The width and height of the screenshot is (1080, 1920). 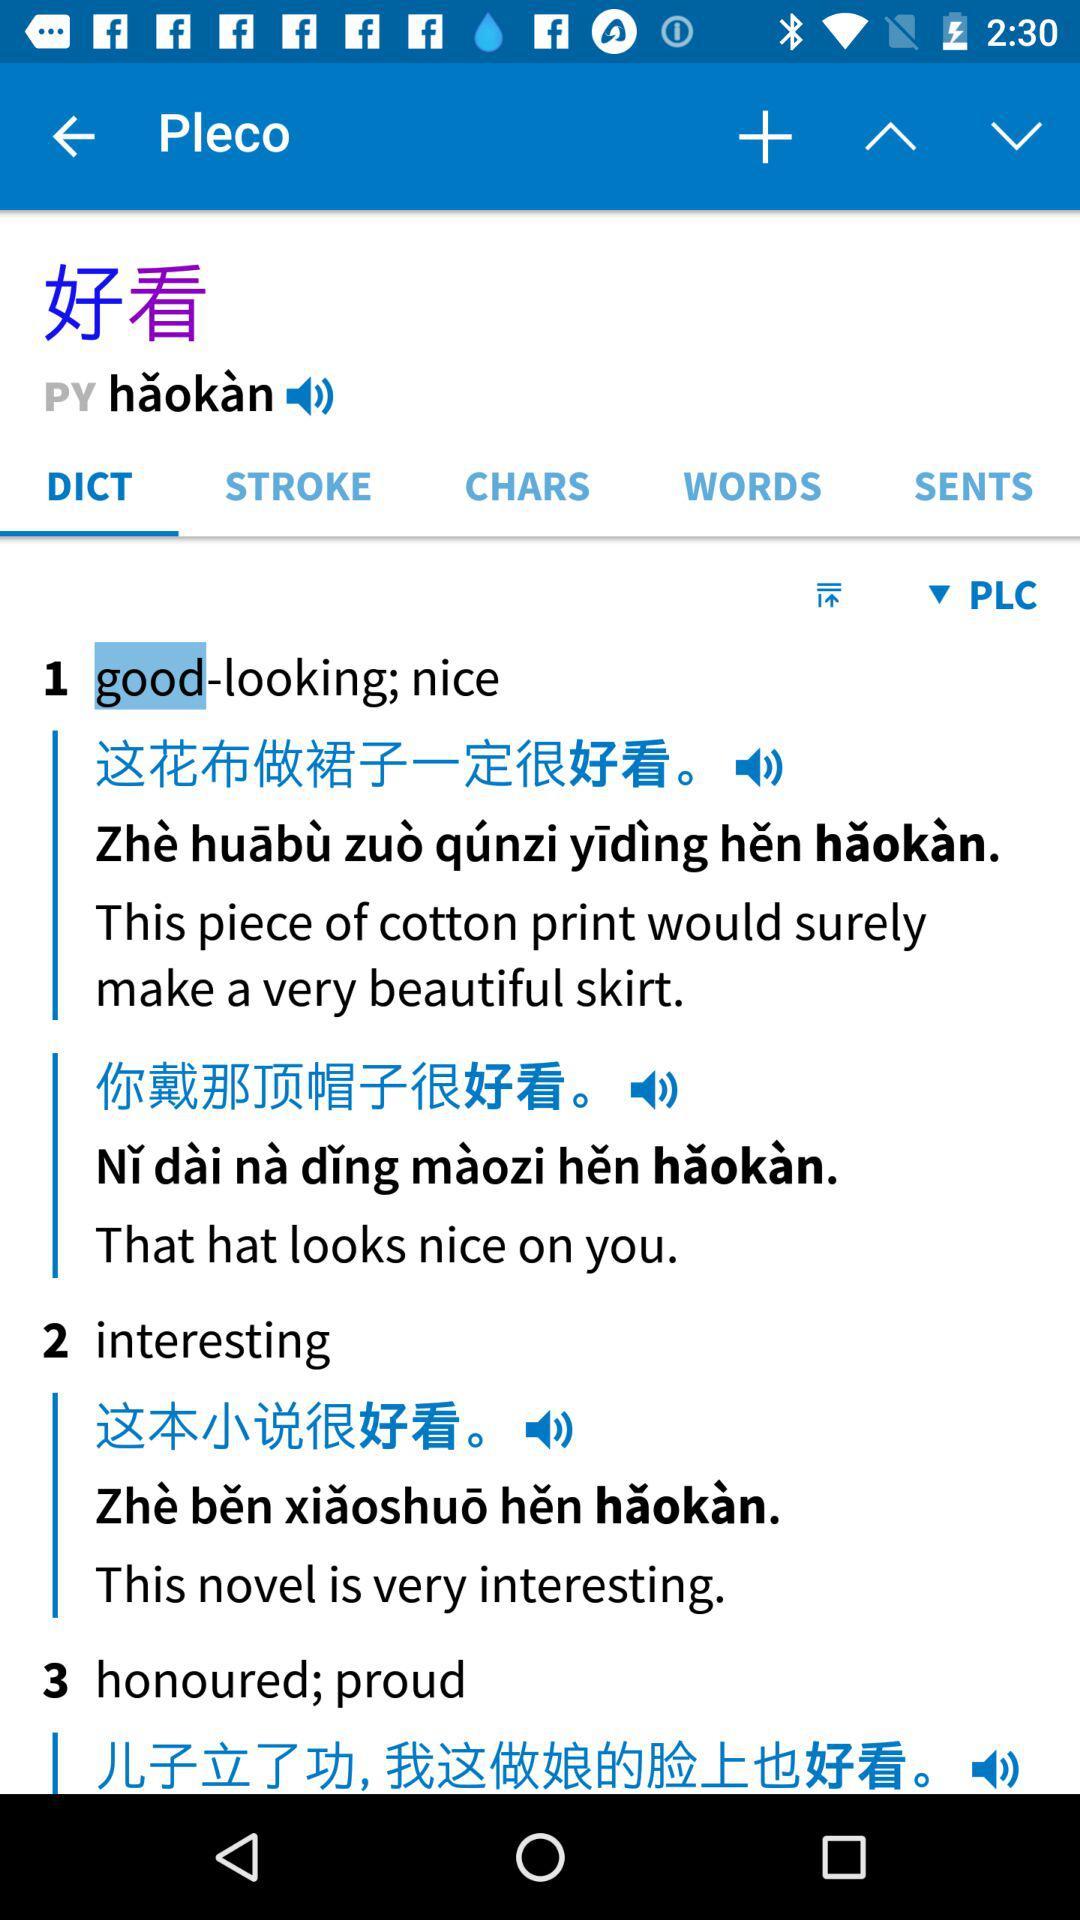 What do you see at coordinates (299, 483) in the screenshot?
I see `the button beside dict` at bounding box center [299, 483].